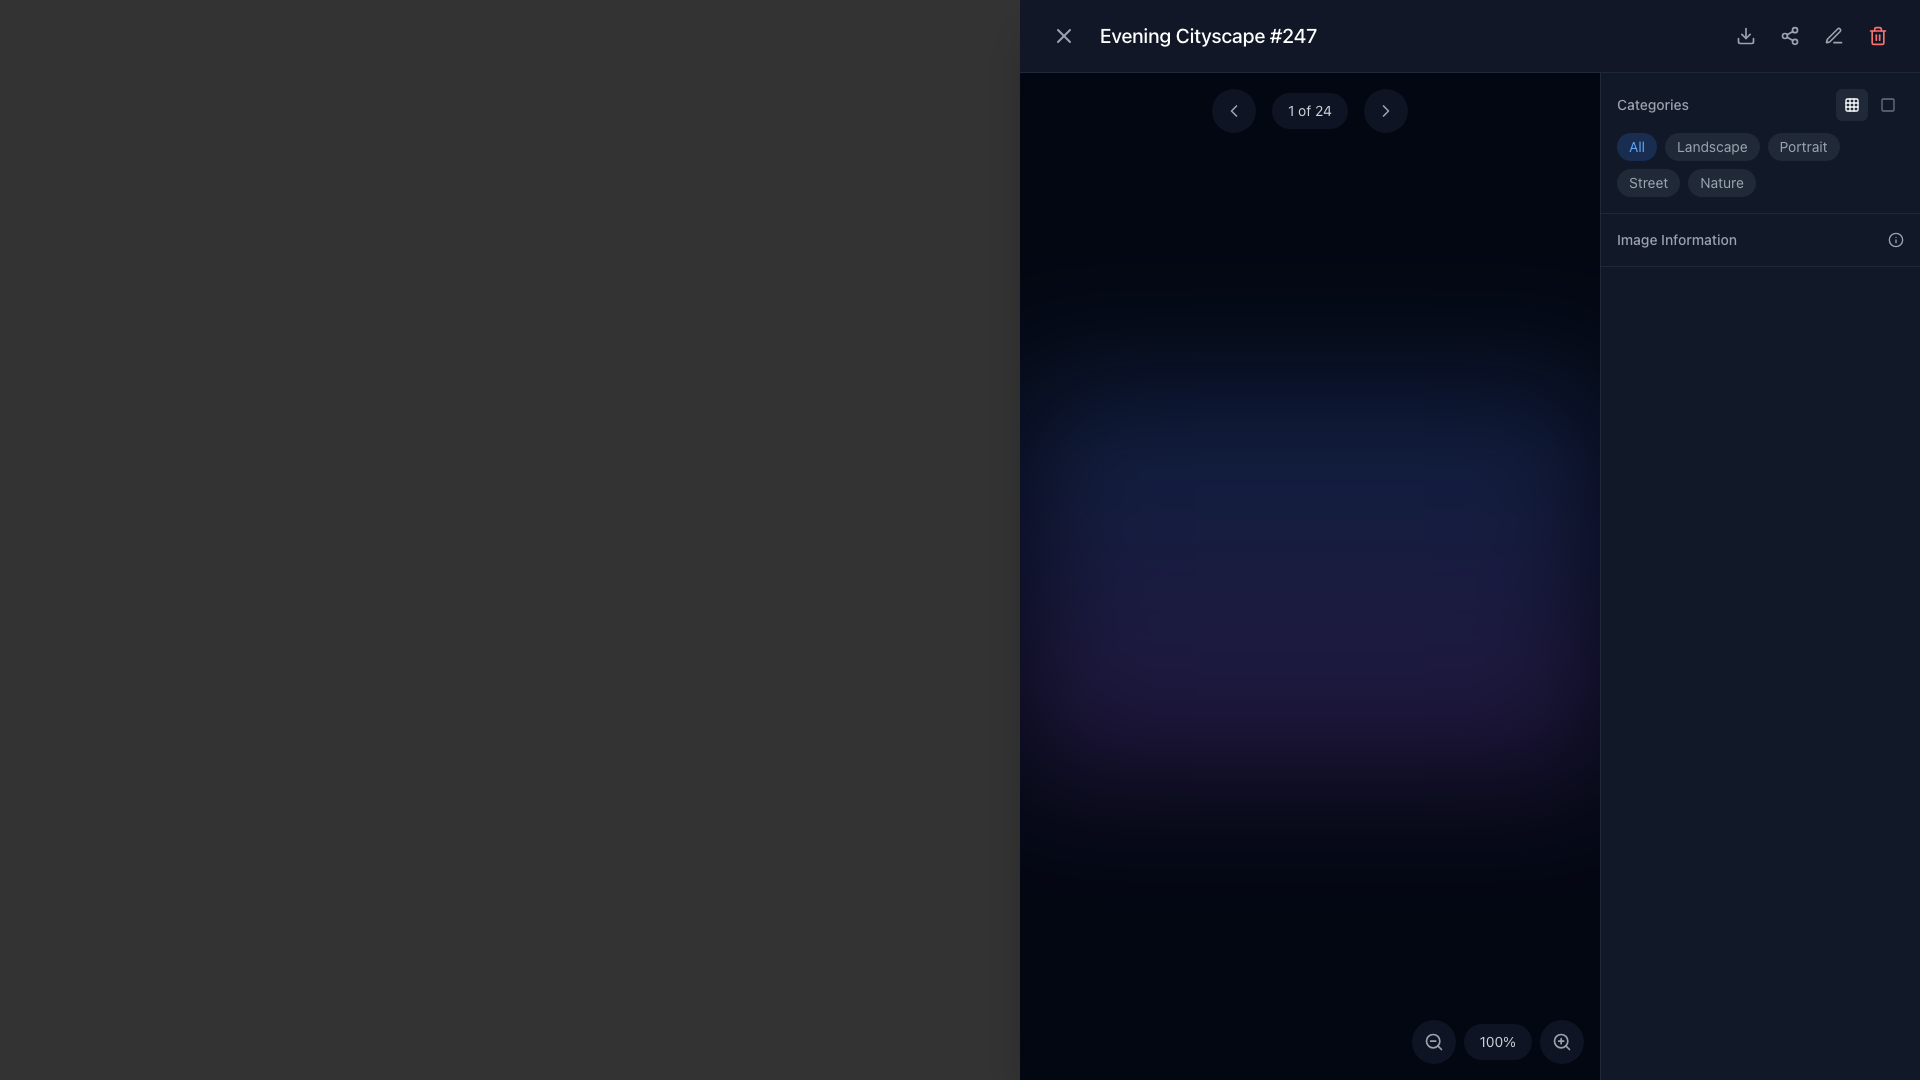 This screenshot has height=1080, width=1920. What do you see at coordinates (1063, 35) in the screenshot?
I see `the close button located at the top left of the interface, next to the text 'Evening Cityscape #247'` at bounding box center [1063, 35].